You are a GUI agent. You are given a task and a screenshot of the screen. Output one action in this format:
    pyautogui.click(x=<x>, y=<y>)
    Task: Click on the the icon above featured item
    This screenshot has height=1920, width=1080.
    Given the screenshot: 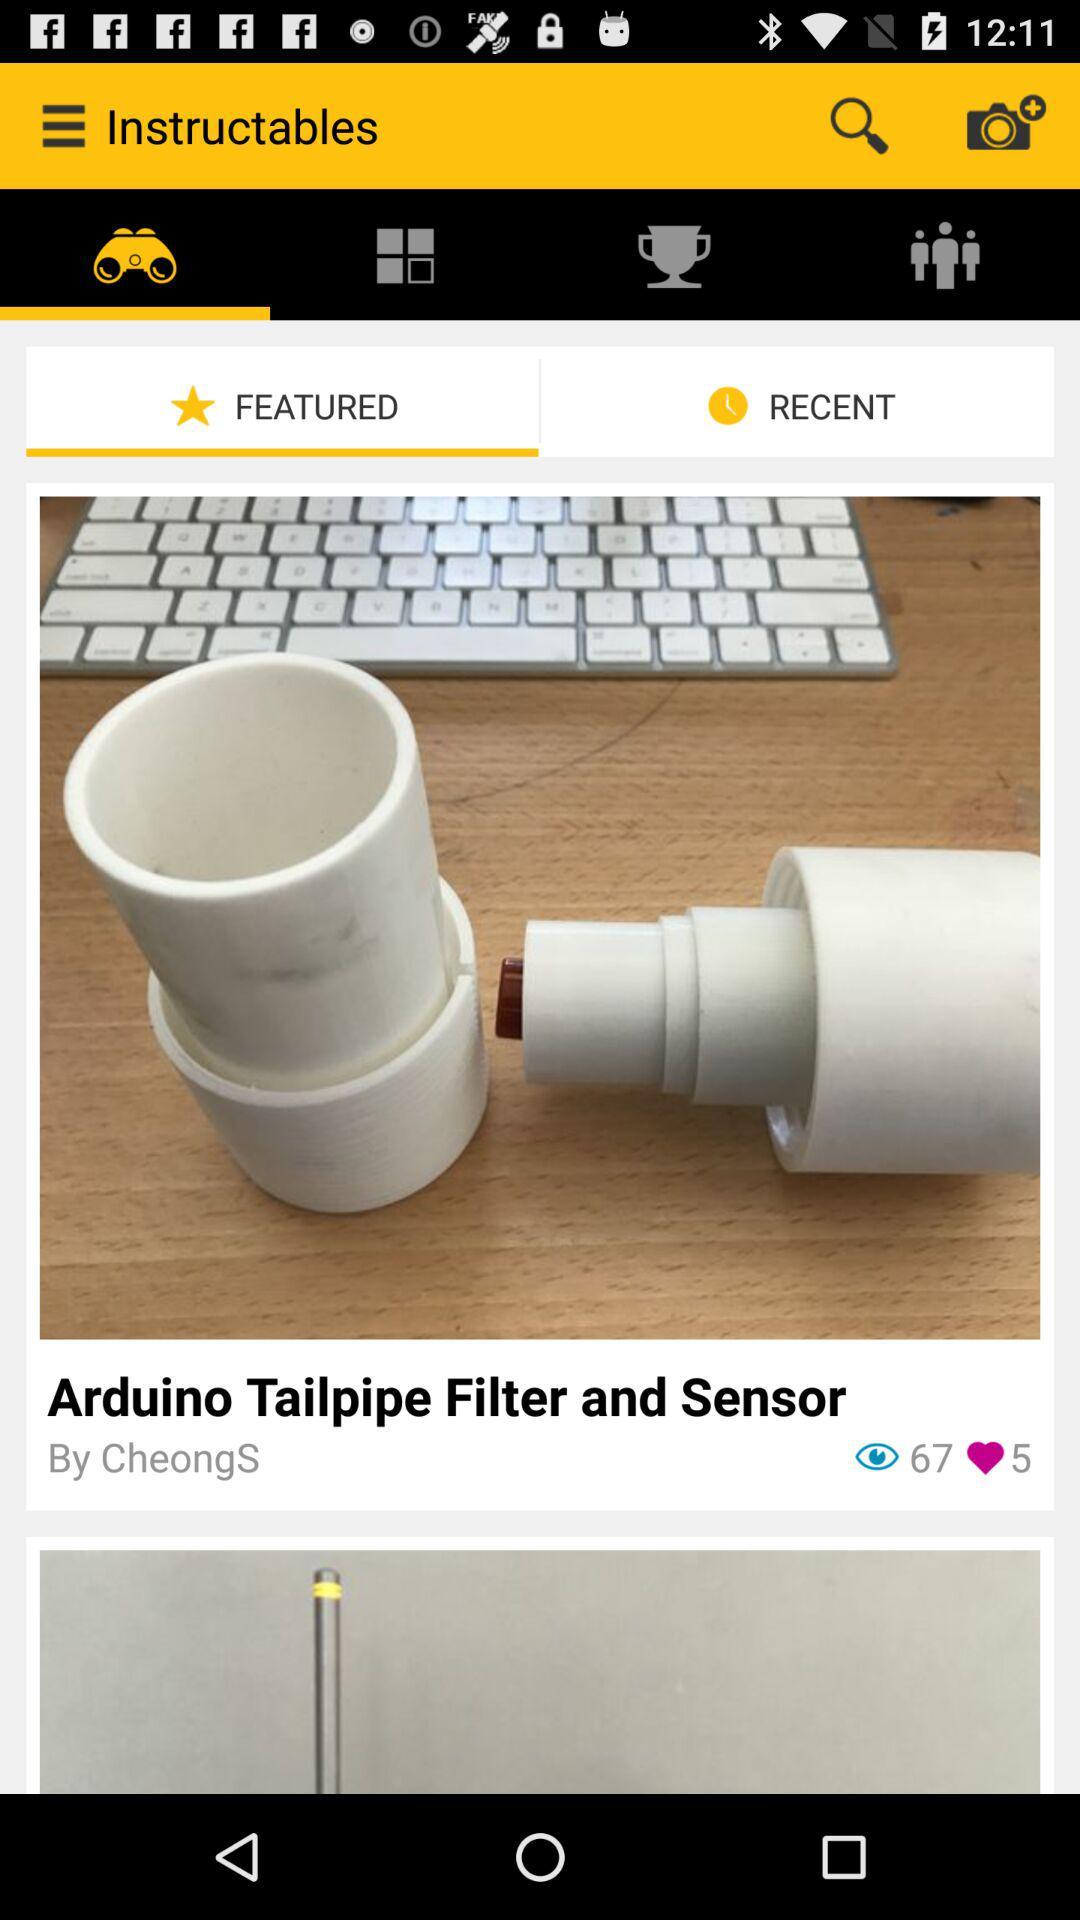 What is the action you would take?
    pyautogui.click(x=405, y=253)
    